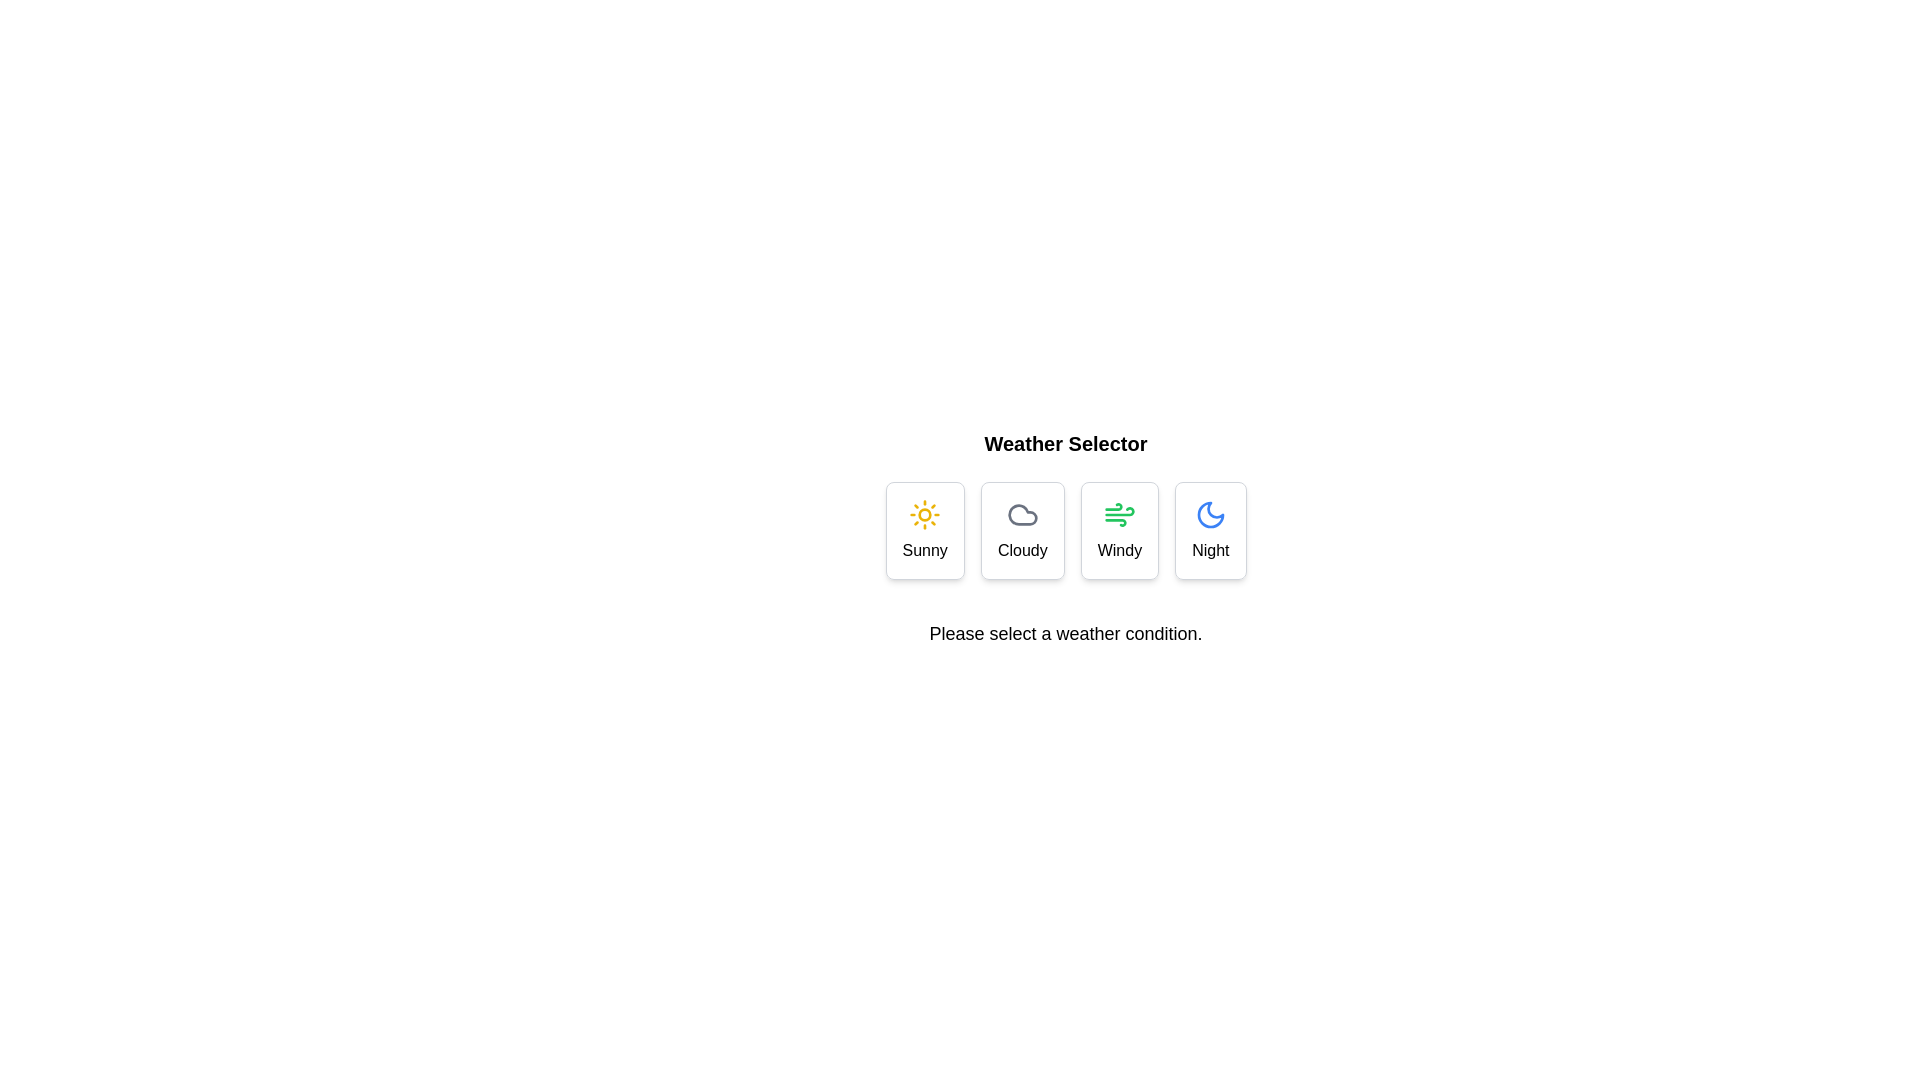 The image size is (1920, 1080). What do you see at coordinates (1209, 551) in the screenshot?
I see `the text label displaying 'Night' in the weather selector interface, located below the crescent moon icon in the fourth card` at bounding box center [1209, 551].